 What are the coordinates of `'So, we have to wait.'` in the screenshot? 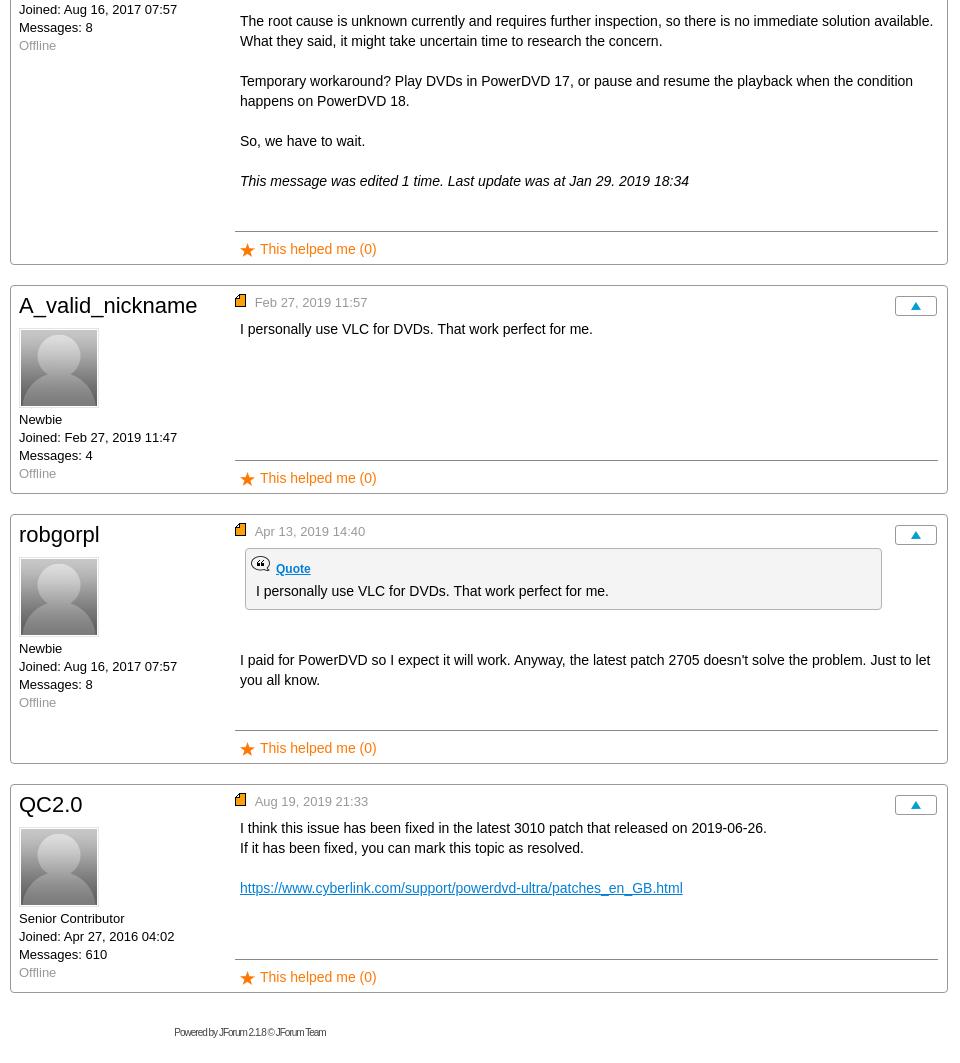 It's located at (302, 140).